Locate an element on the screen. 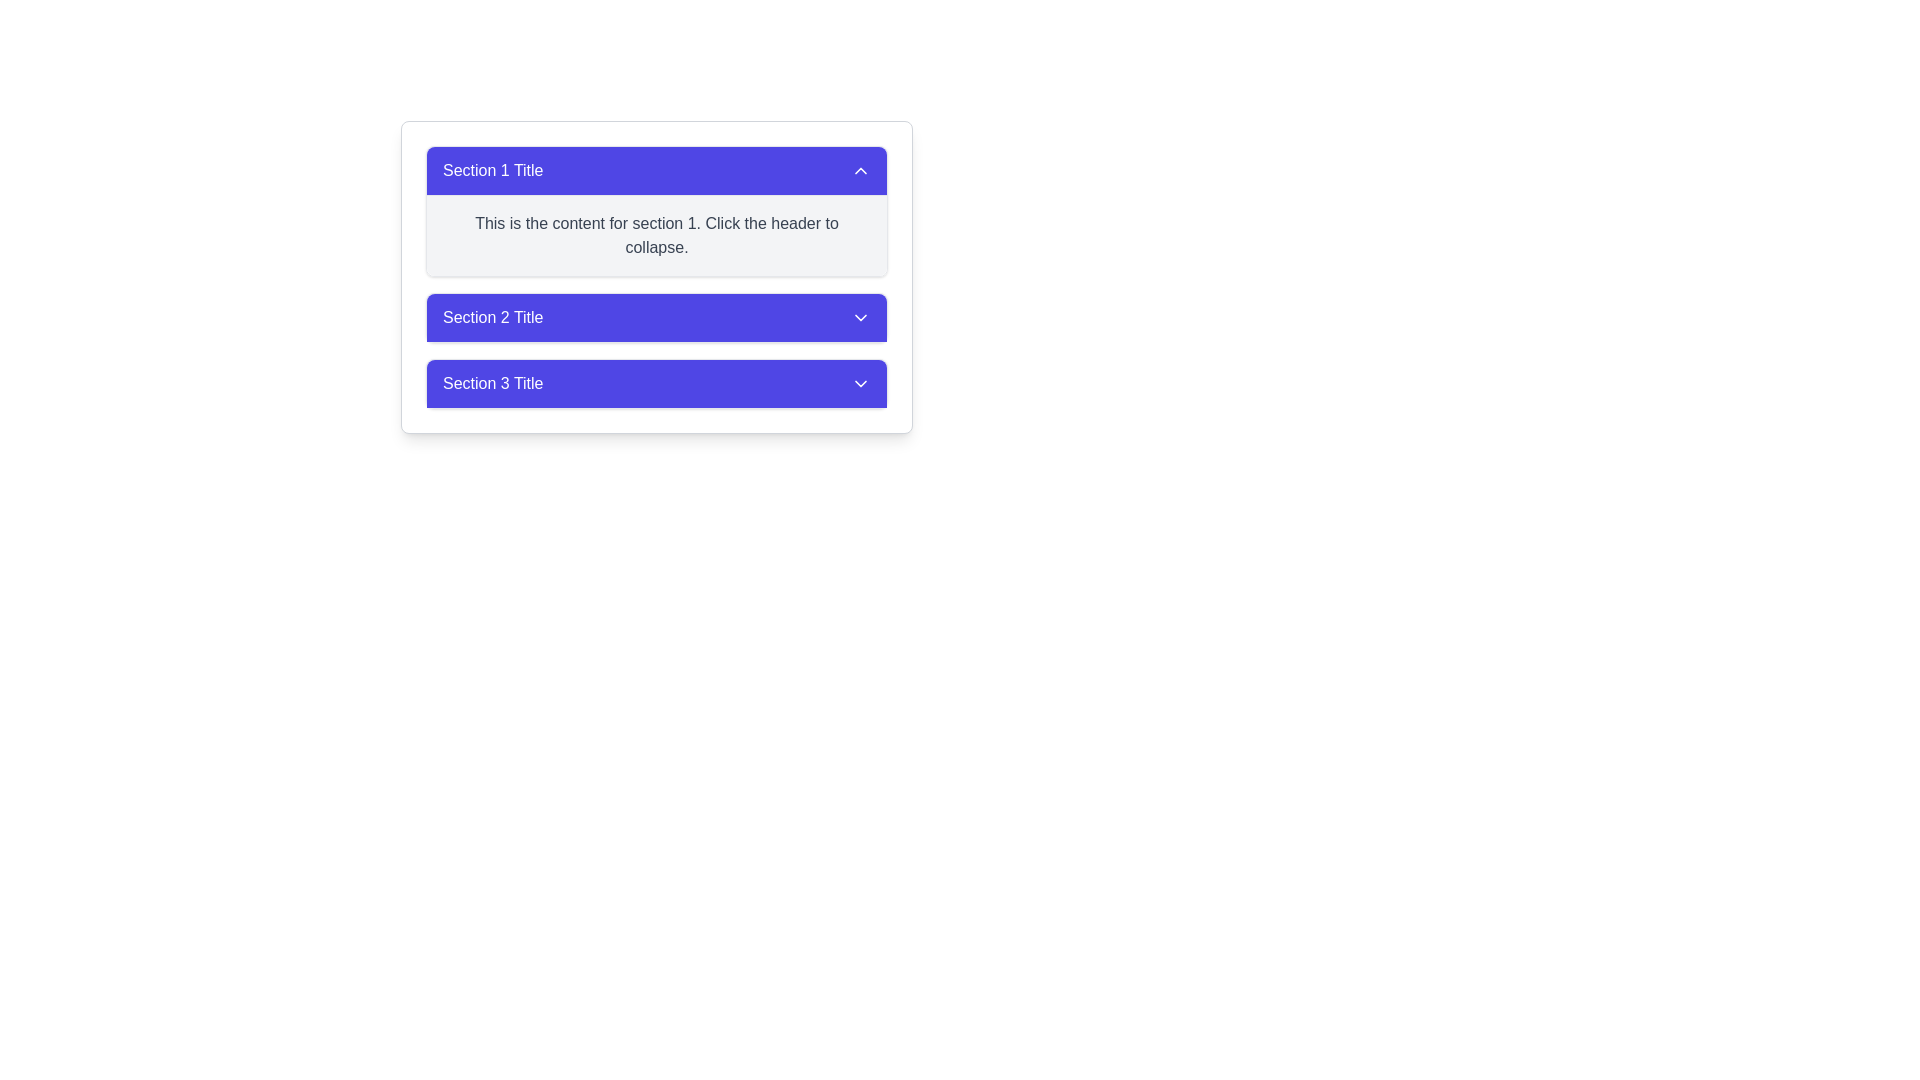  the button designed for toggling visibility of content sections is located at coordinates (657, 384).